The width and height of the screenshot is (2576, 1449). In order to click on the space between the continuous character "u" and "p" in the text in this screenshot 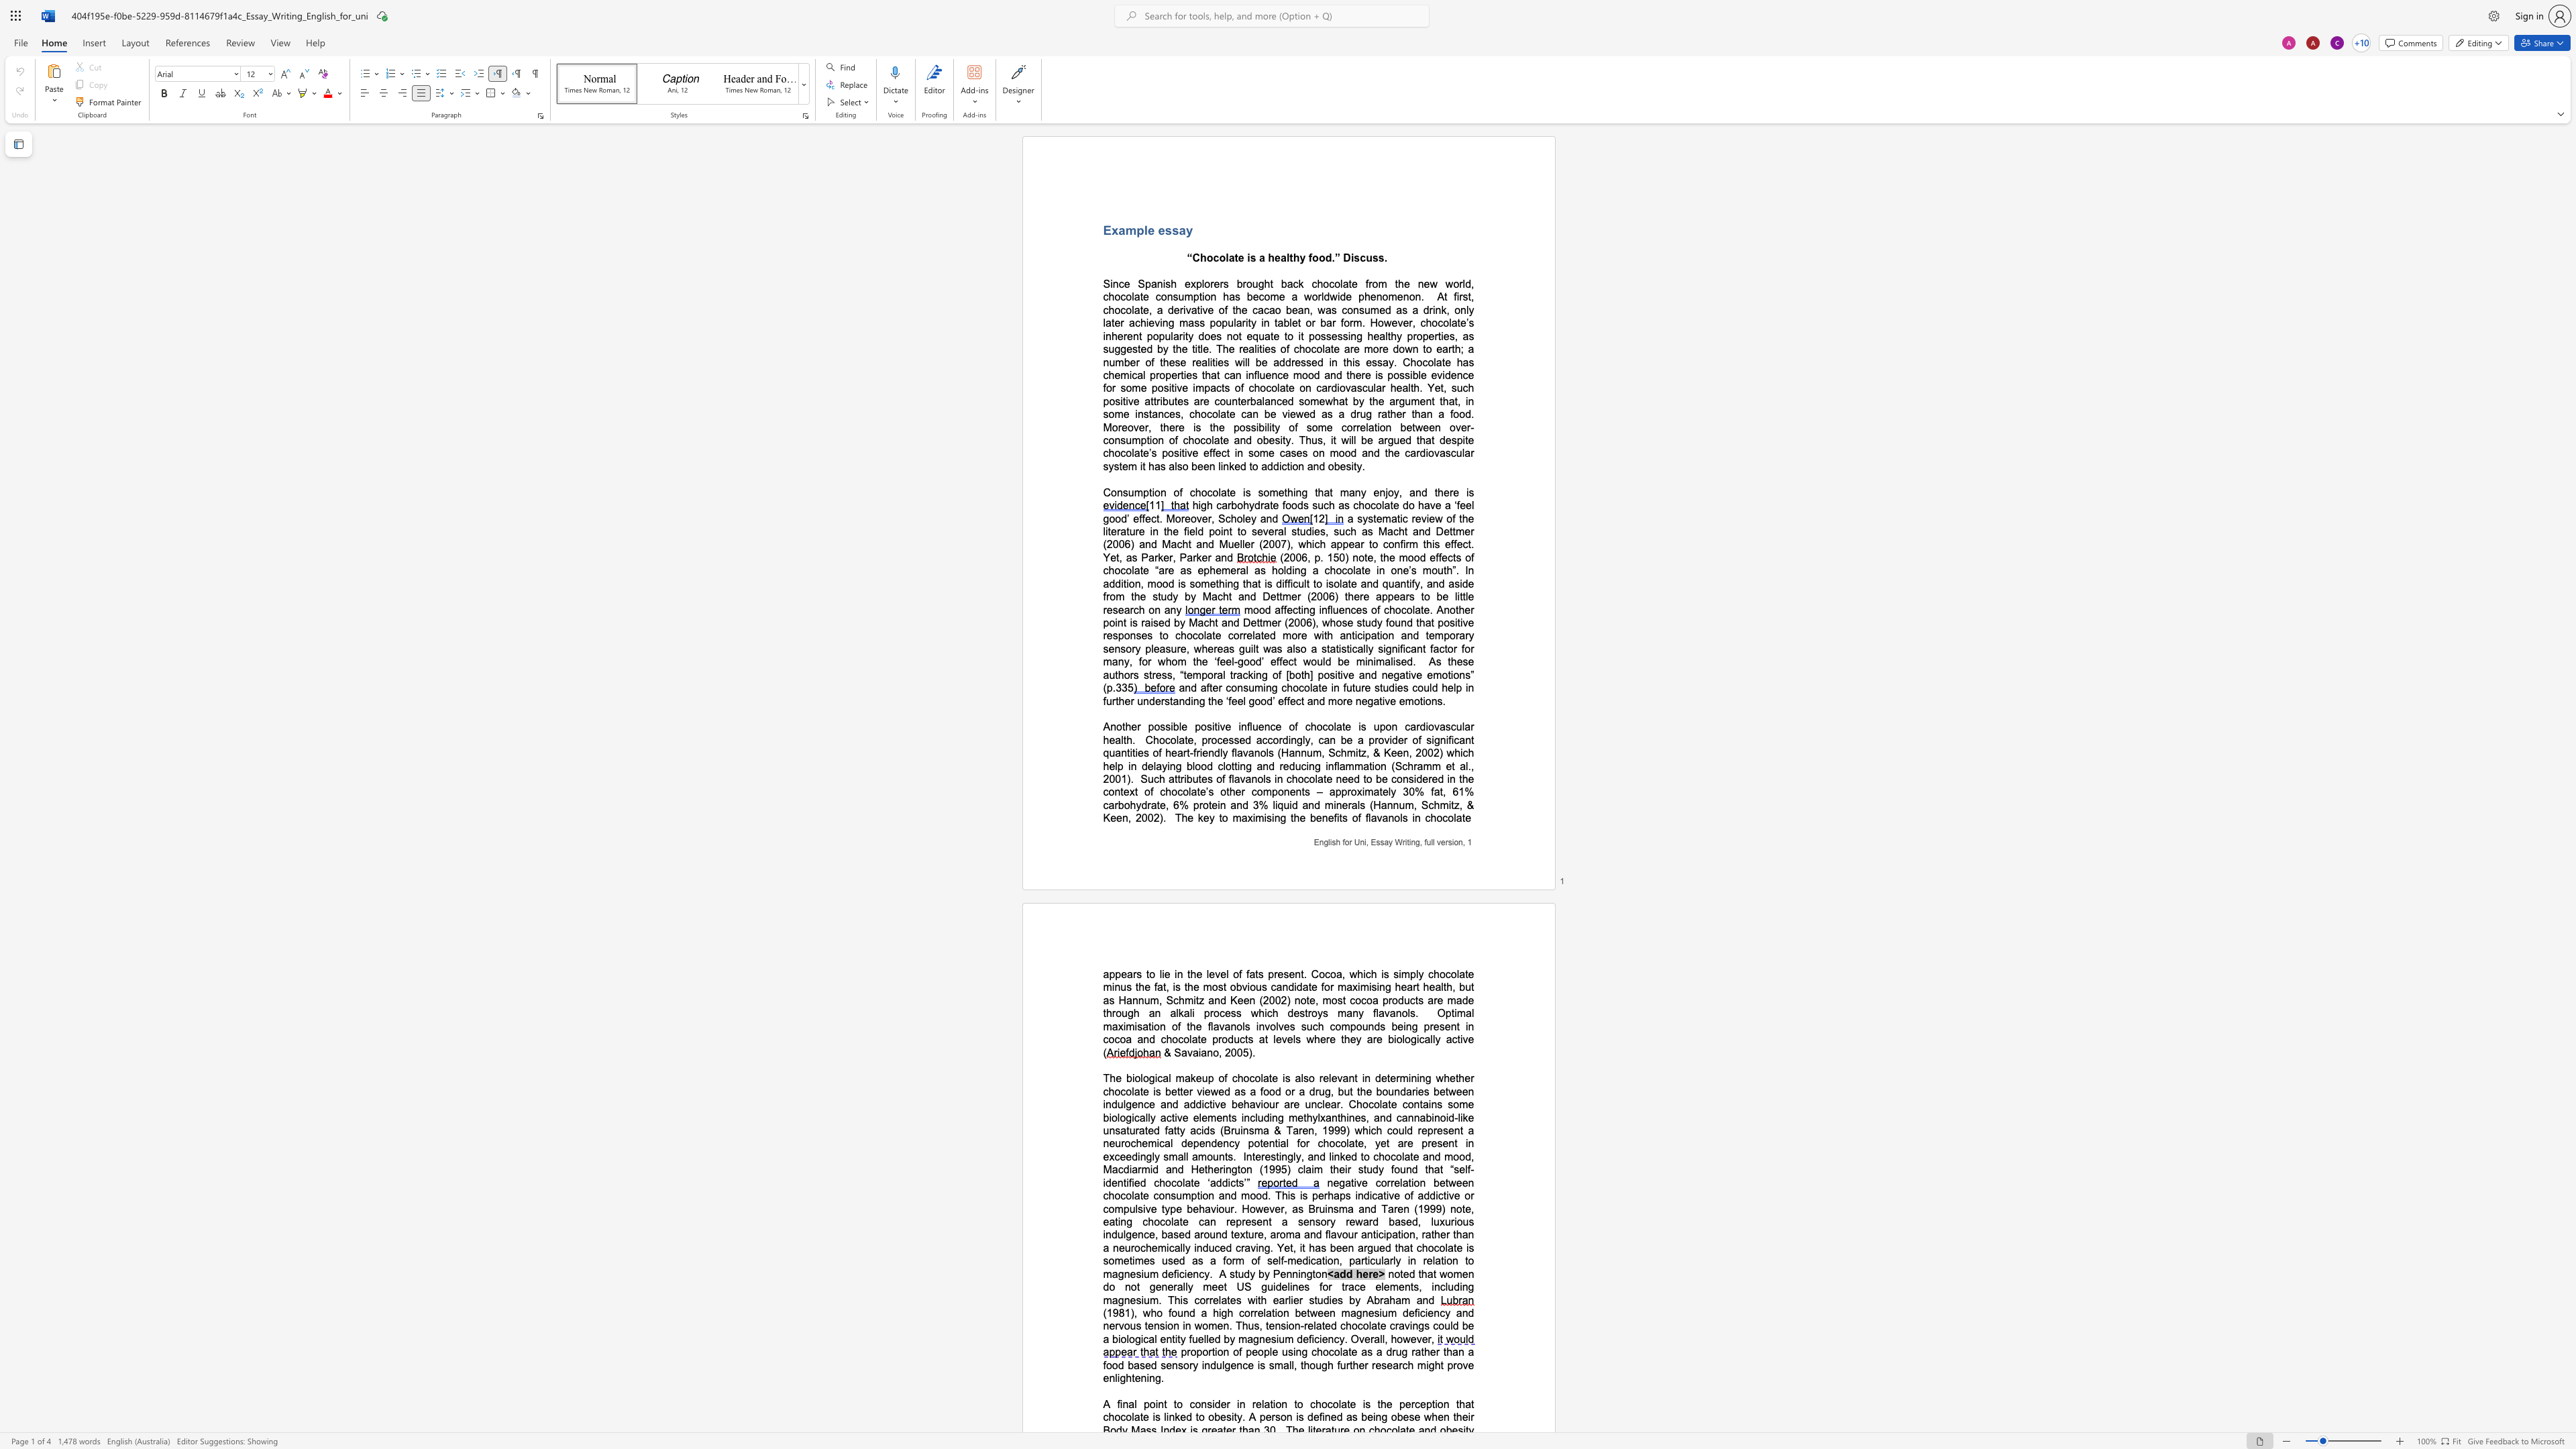, I will do `click(1379, 726)`.